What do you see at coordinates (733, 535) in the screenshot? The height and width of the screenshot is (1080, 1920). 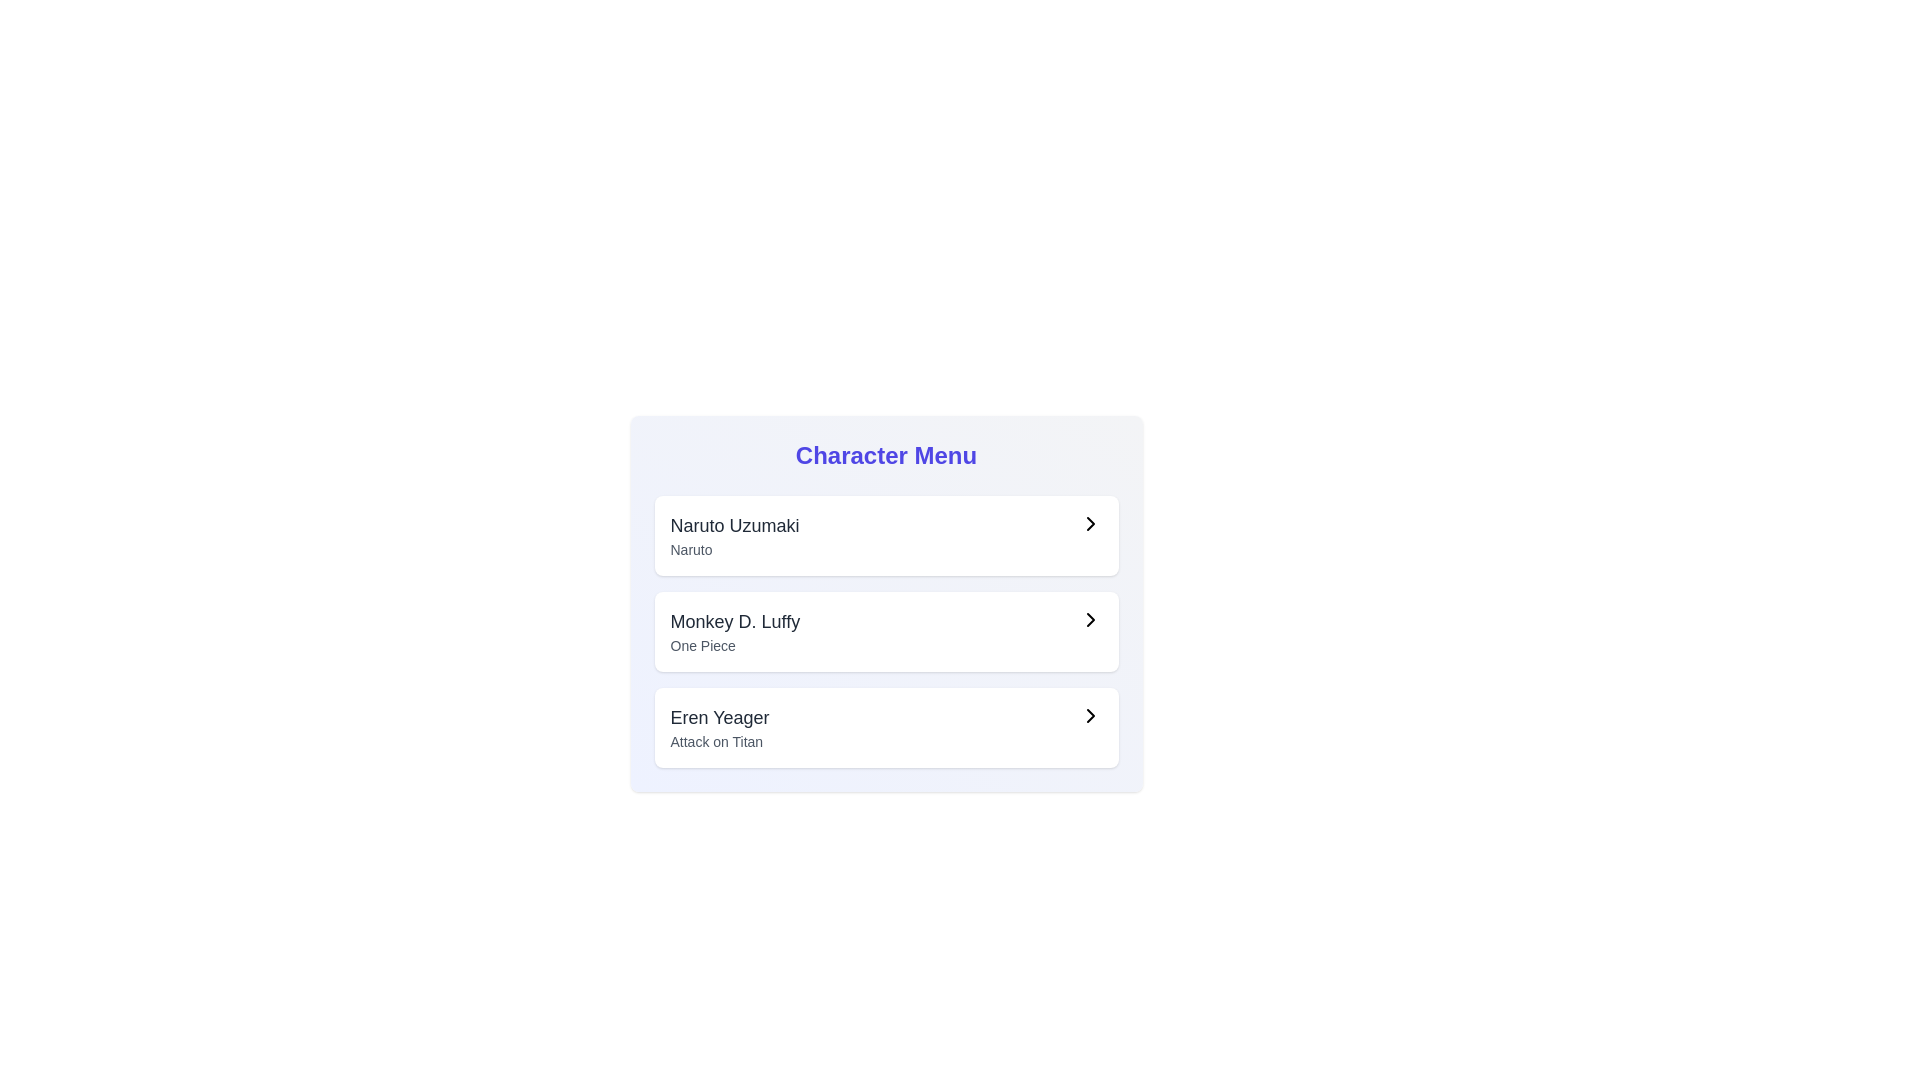 I see `the topmost entry in the character menu list` at bounding box center [733, 535].